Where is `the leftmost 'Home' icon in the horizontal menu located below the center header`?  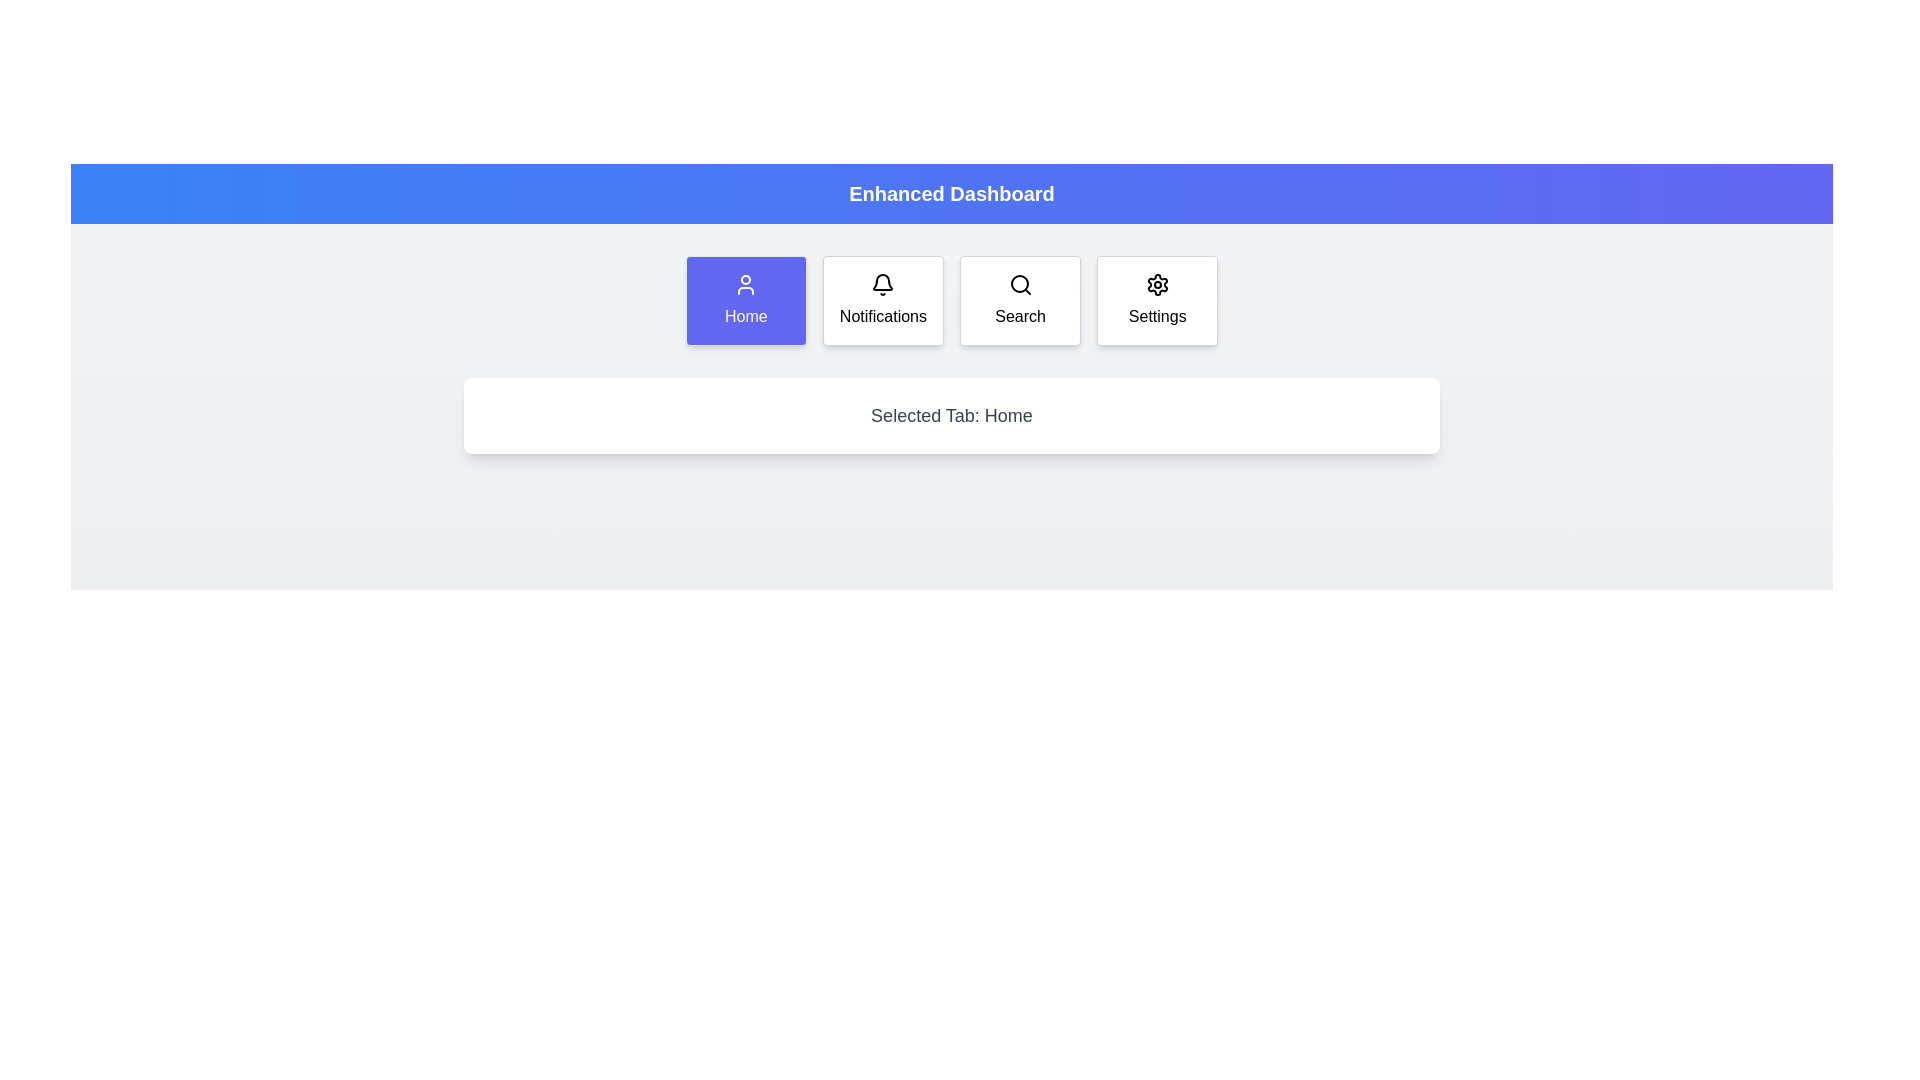 the leftmost 'Home' icon in the horizontal menu located below the center header is located at coordinates (745, 285).